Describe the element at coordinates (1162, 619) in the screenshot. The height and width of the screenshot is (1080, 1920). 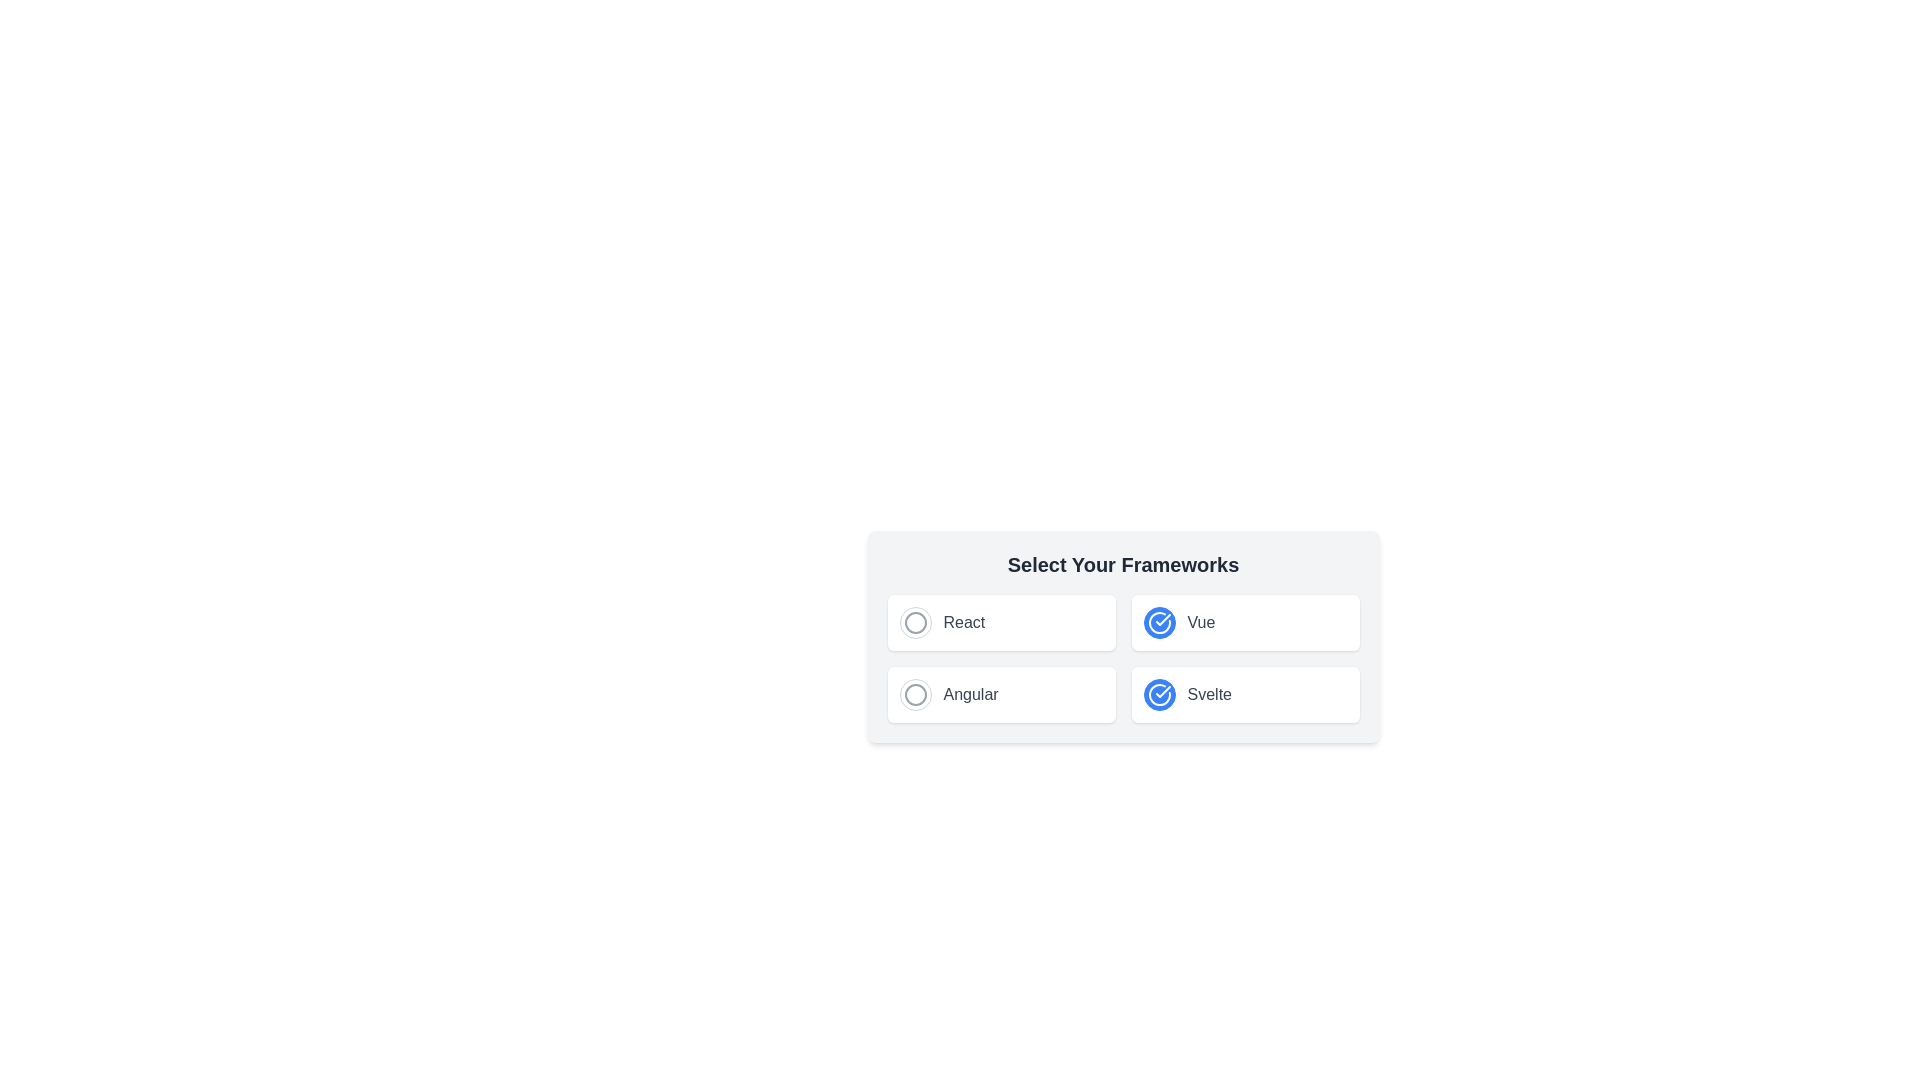
I see `the checkmark symbol within the circular icon located to the right of the 'Svelte' option in the framework grid` at that location.